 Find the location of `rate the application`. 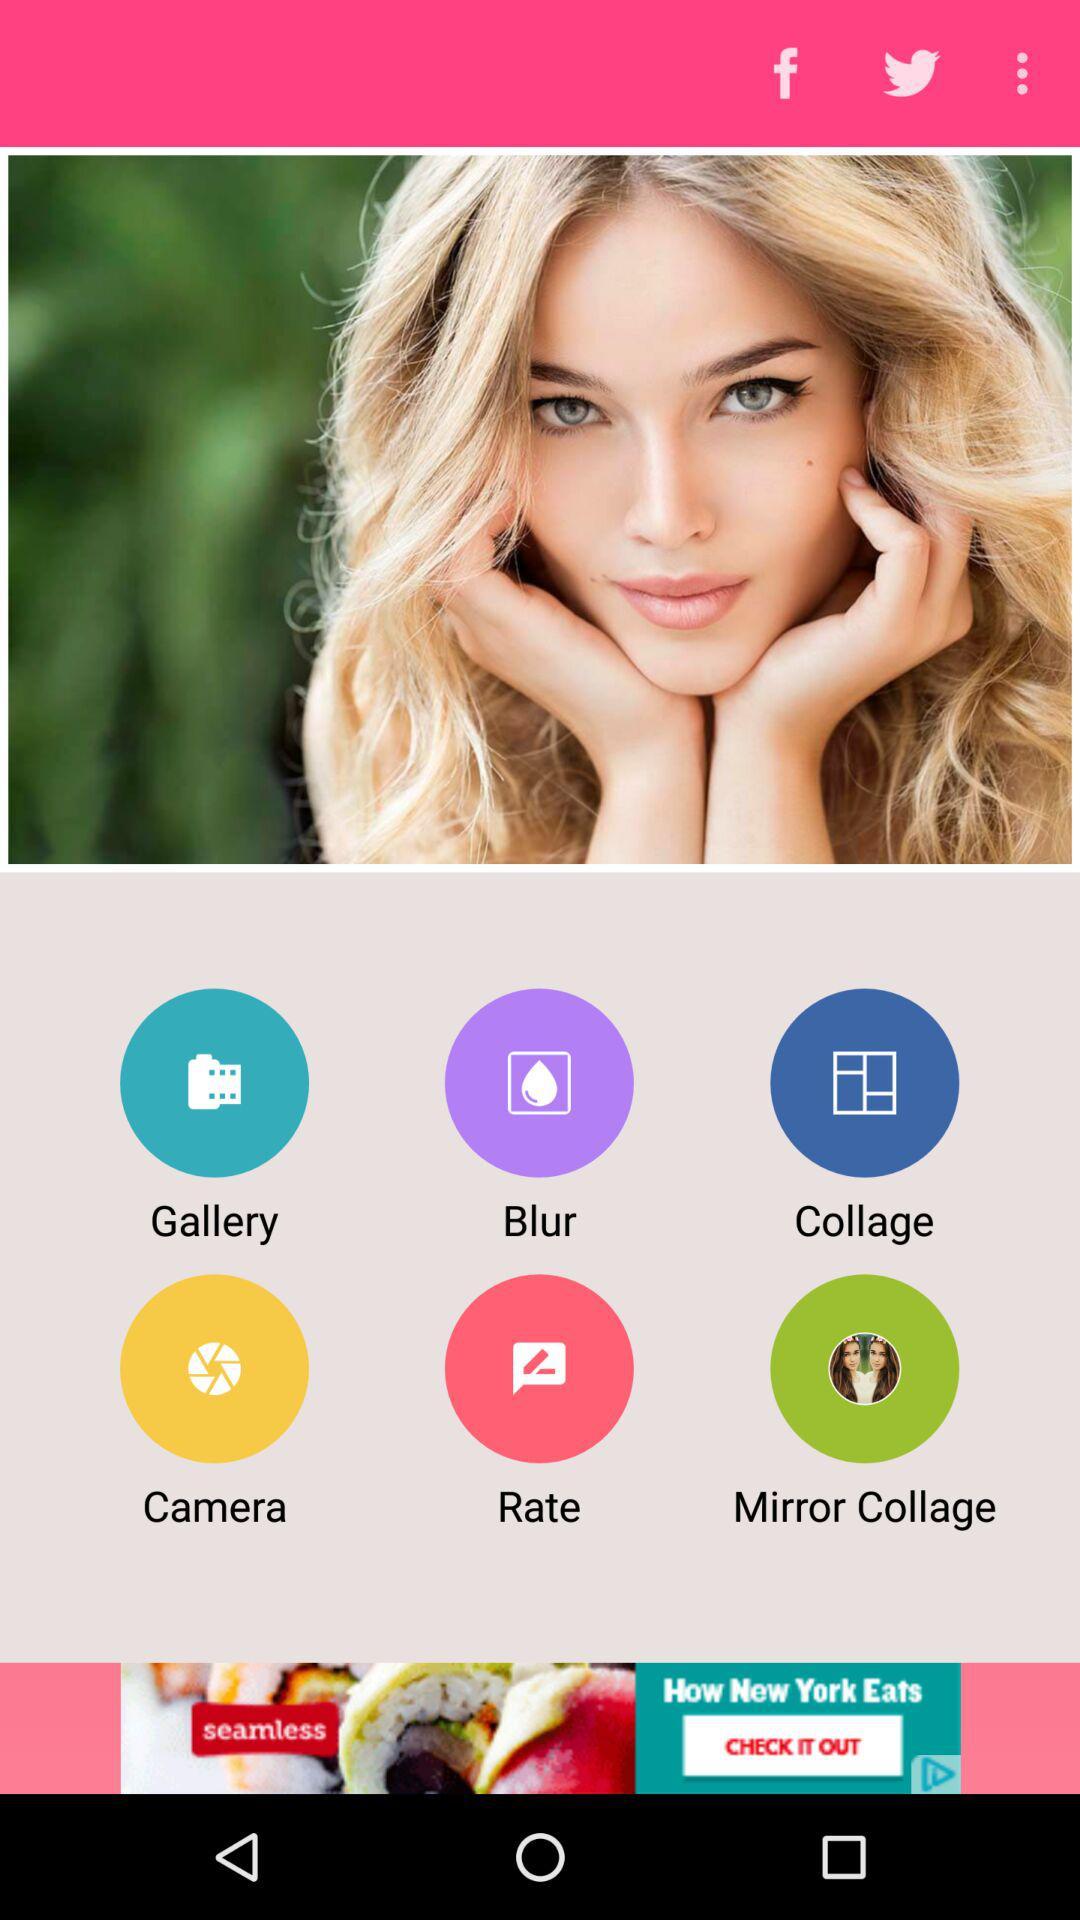

rate the application is located at coordinates (538, 1367).